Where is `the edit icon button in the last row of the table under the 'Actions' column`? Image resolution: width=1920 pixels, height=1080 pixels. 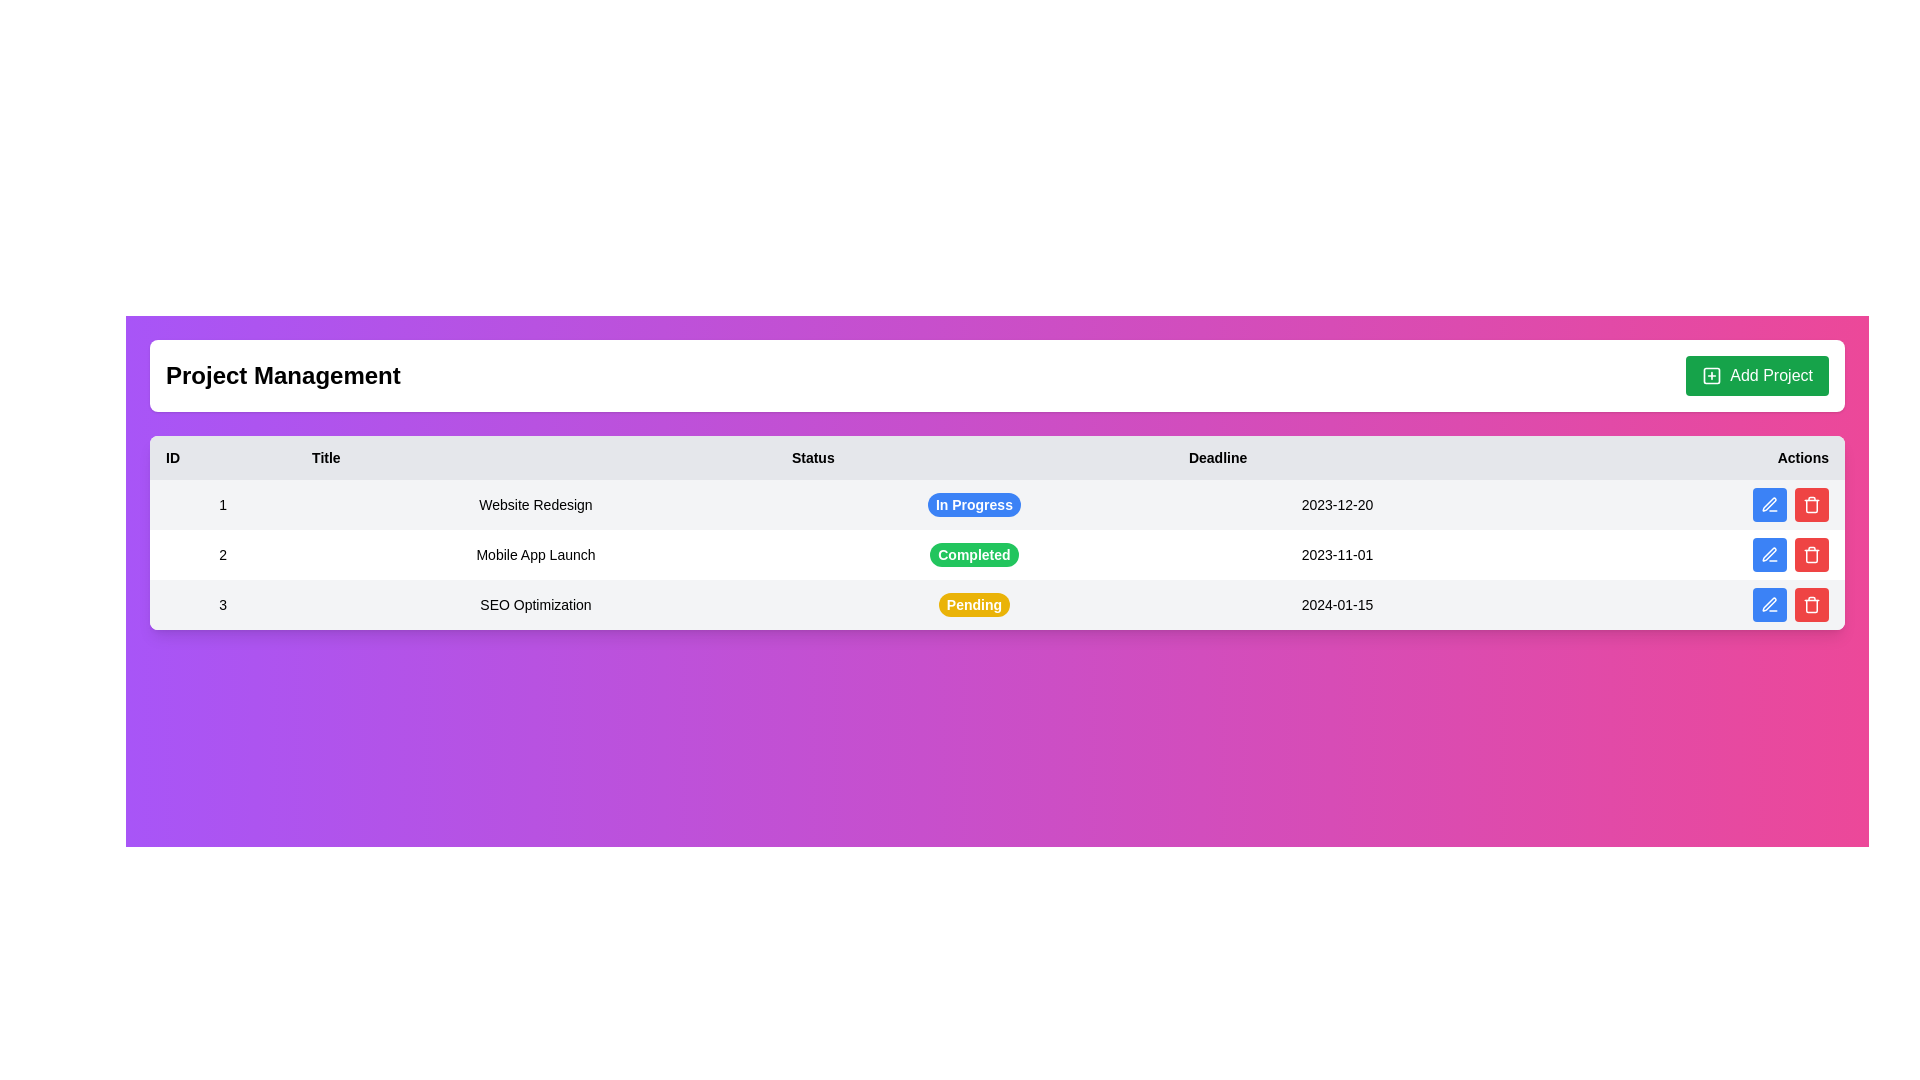 the edit icon button in the last row of the table under the 'Actions' column is located at coordinates (1770, 604).